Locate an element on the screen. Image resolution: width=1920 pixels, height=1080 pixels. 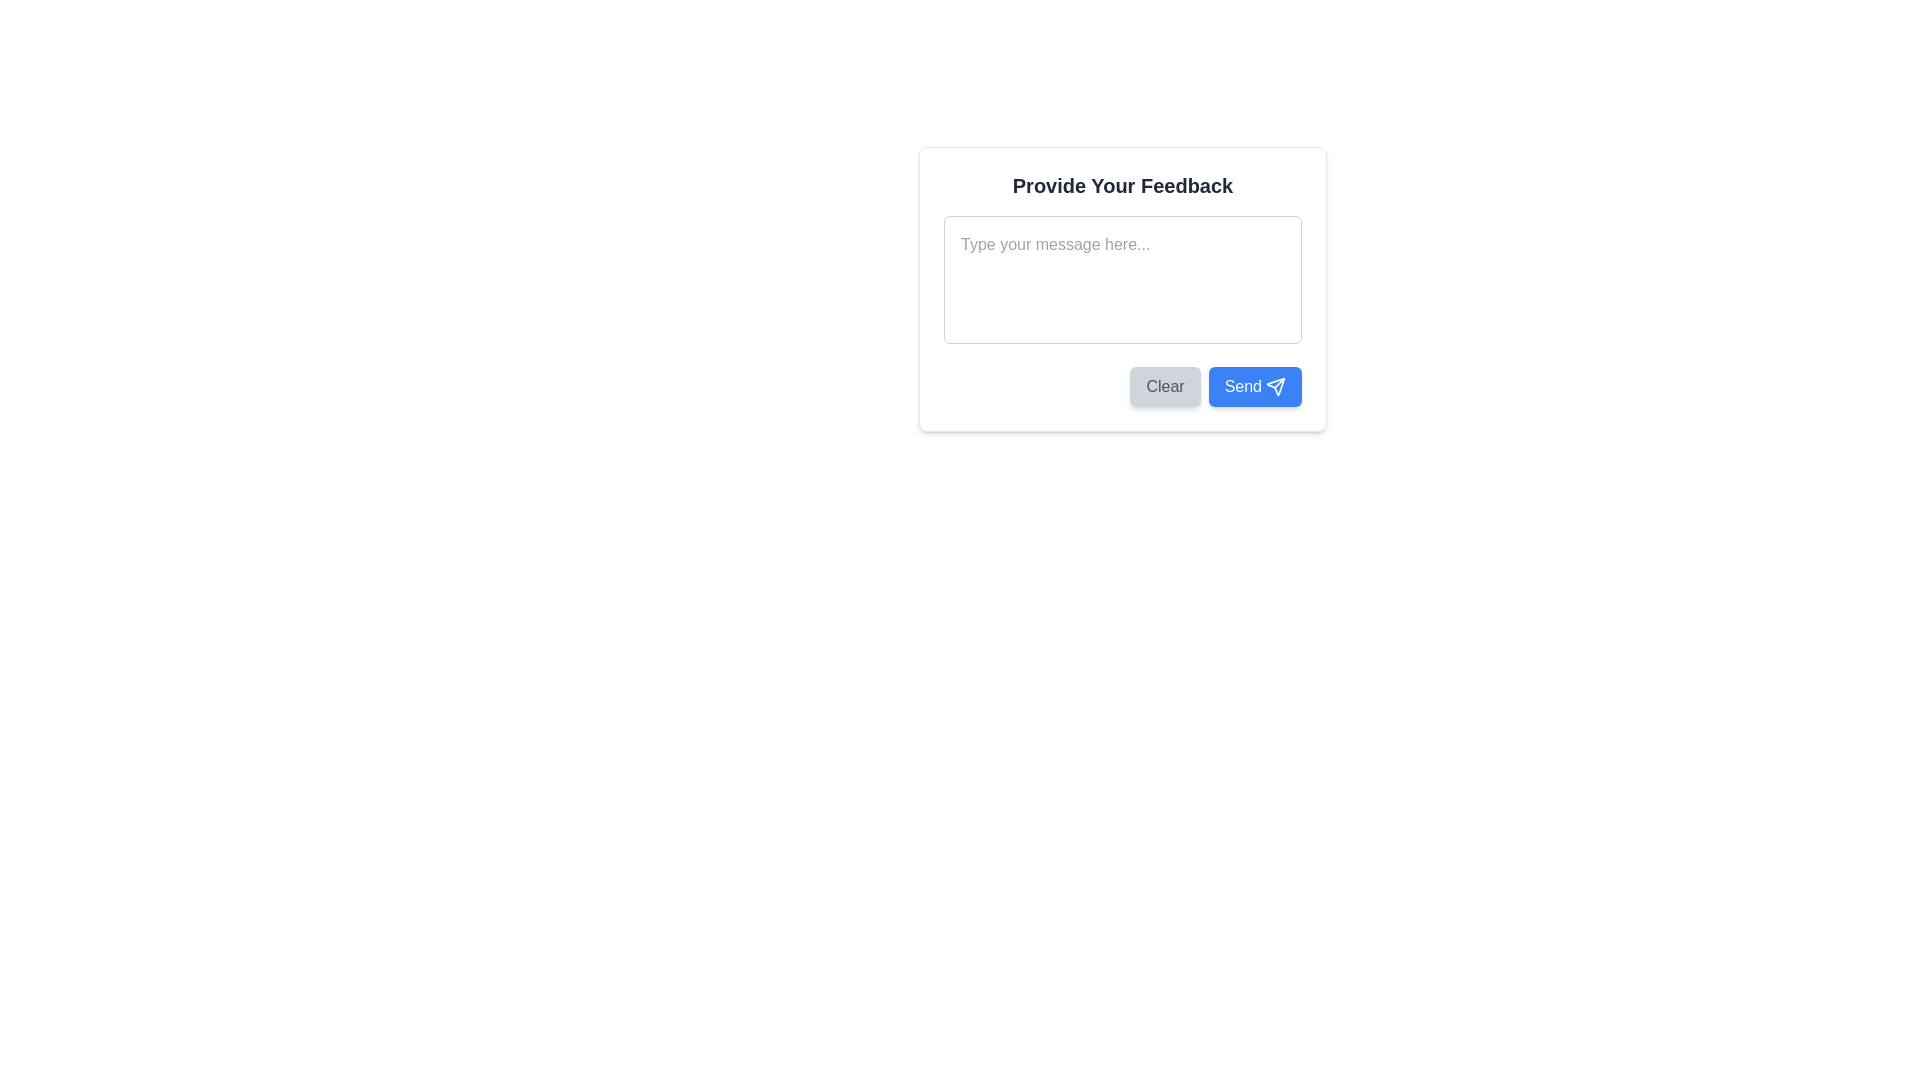
the blue rectangular 'Send' button with rounded corners, labeled in white text is located at coordinates (1254, 386).